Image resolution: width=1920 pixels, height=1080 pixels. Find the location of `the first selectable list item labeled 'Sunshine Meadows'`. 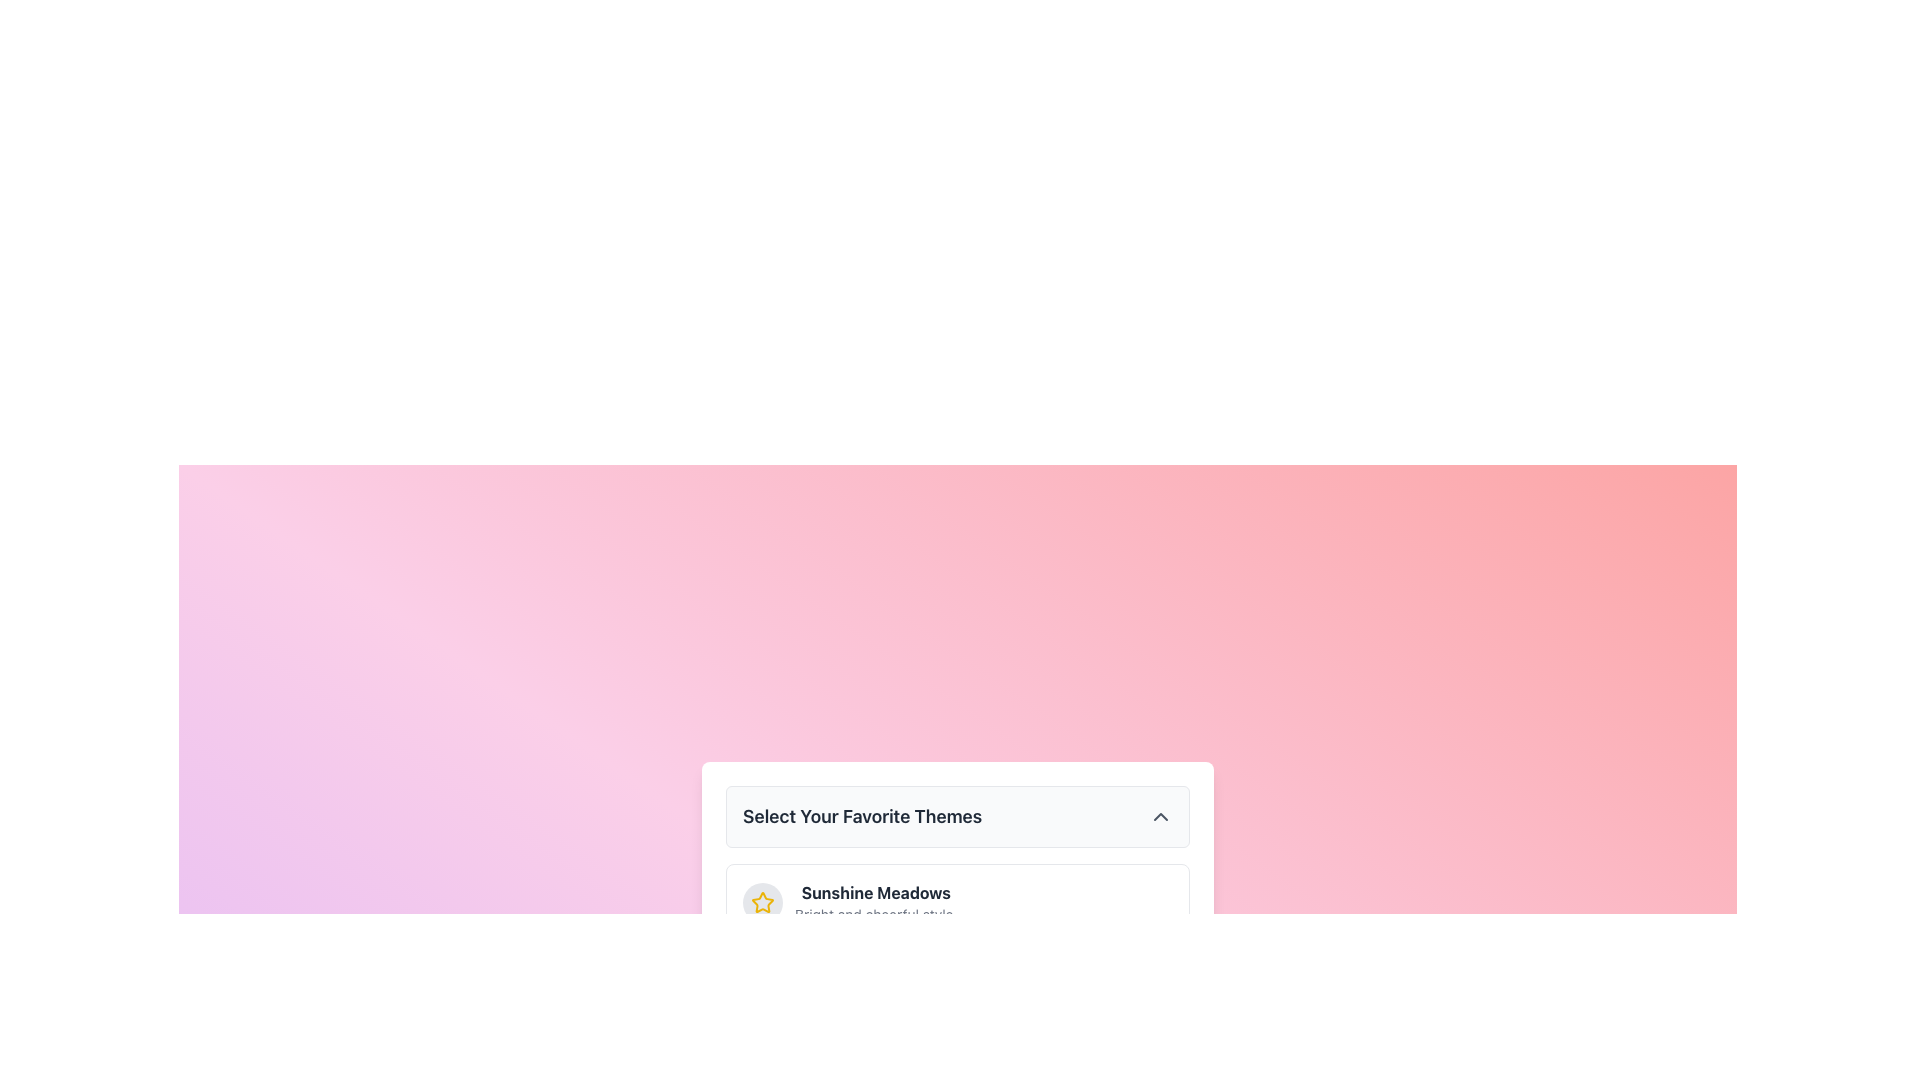

the first selectable list item labeled 'Sunshine Meadows' is located at coordinates (957, 902).